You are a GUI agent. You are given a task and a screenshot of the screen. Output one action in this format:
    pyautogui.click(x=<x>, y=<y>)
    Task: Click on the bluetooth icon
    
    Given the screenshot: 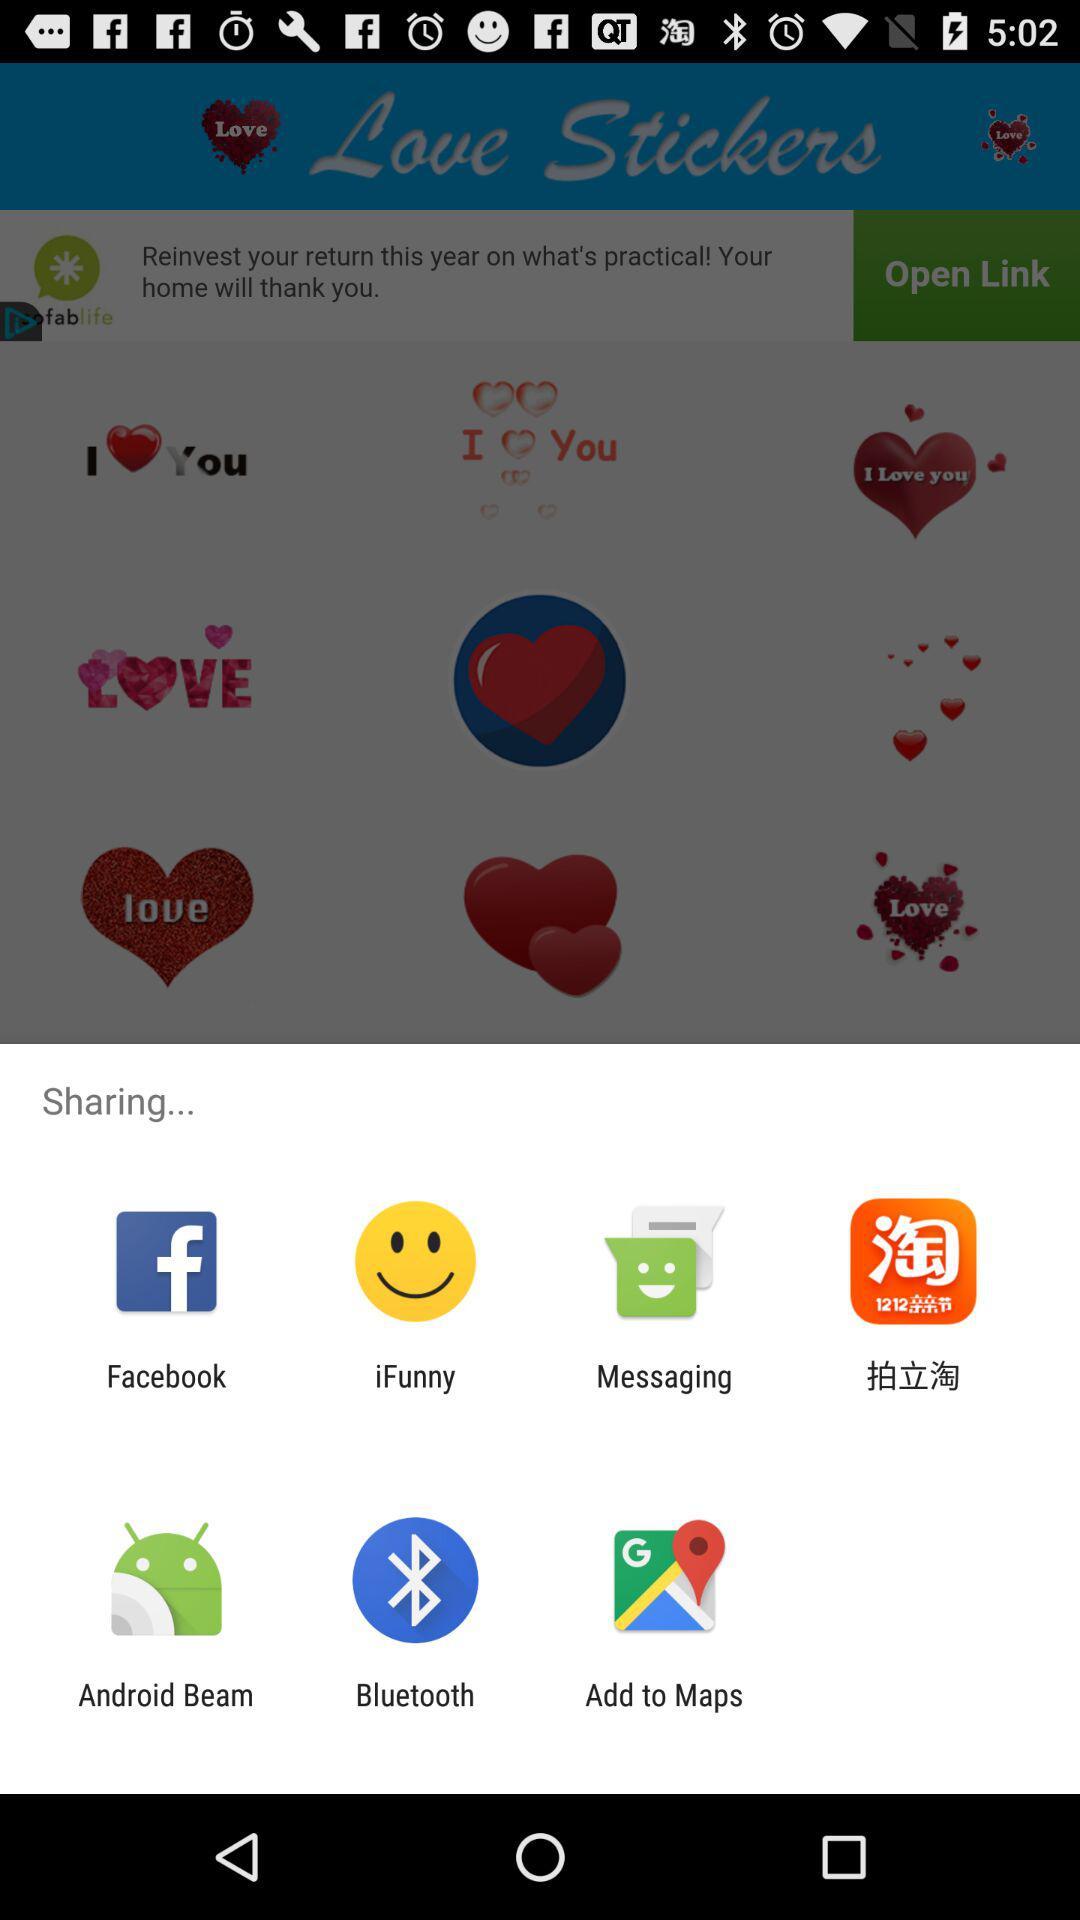 What is the action you would take?
    pyautogui.click(x=414, y=1711)
    